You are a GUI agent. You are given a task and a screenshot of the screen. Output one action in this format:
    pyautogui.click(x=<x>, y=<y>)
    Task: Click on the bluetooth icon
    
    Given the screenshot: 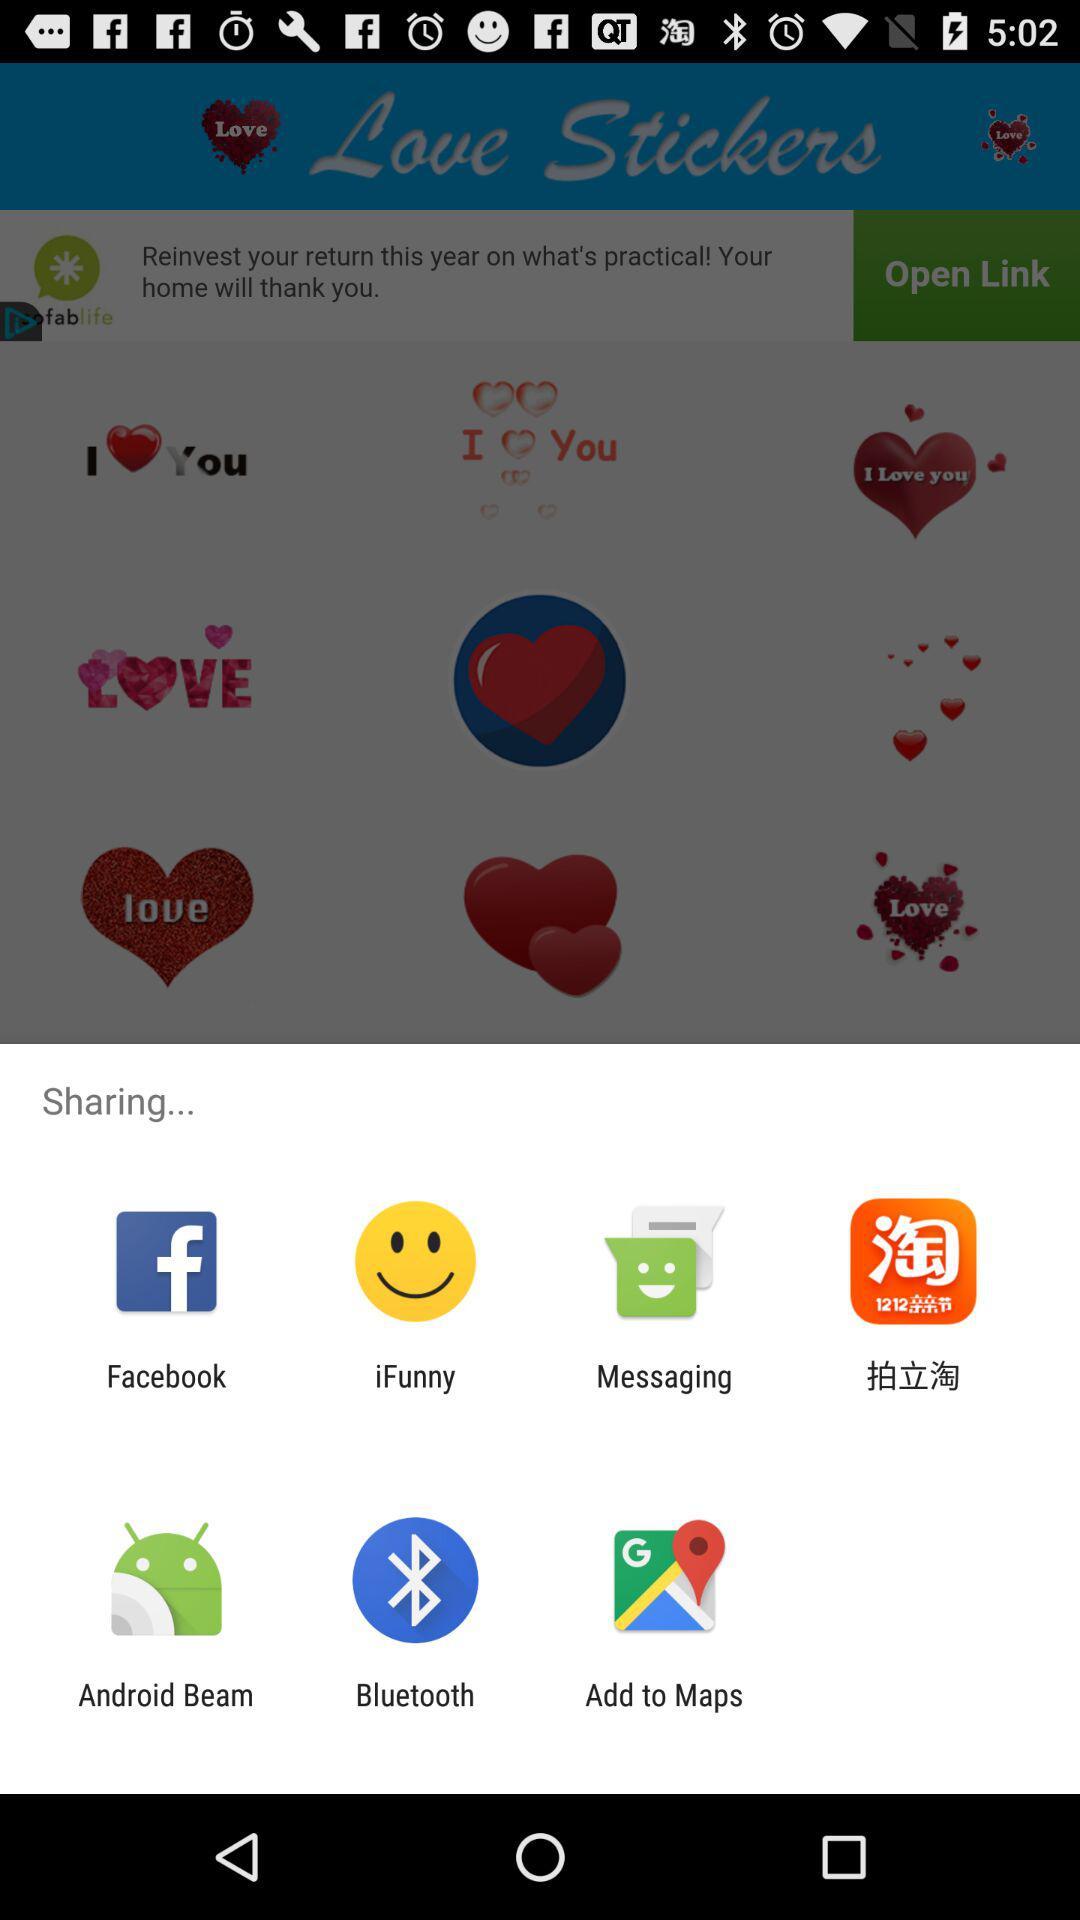 What is the action you would take?
    pyautogui.click(x=414, y=1711)
    